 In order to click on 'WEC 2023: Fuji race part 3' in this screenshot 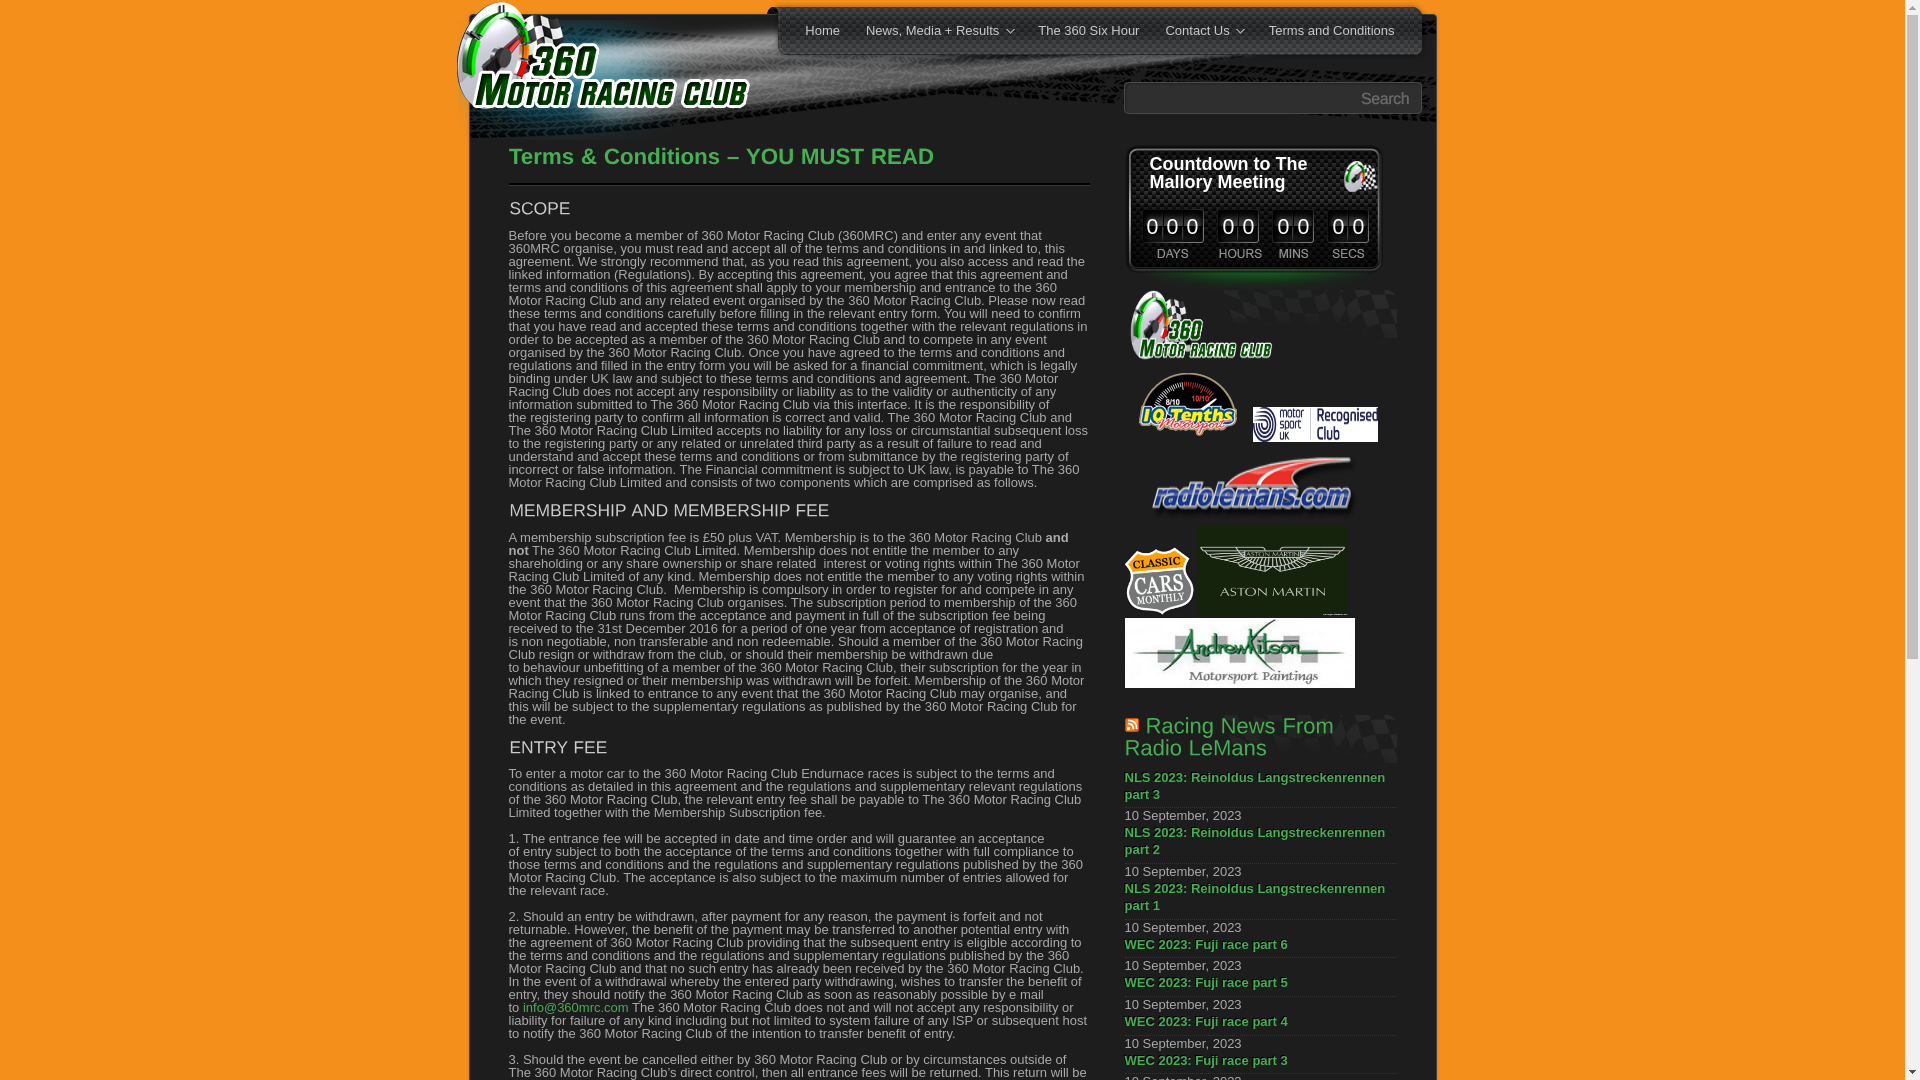, I will do `click(1123, 1063)`.